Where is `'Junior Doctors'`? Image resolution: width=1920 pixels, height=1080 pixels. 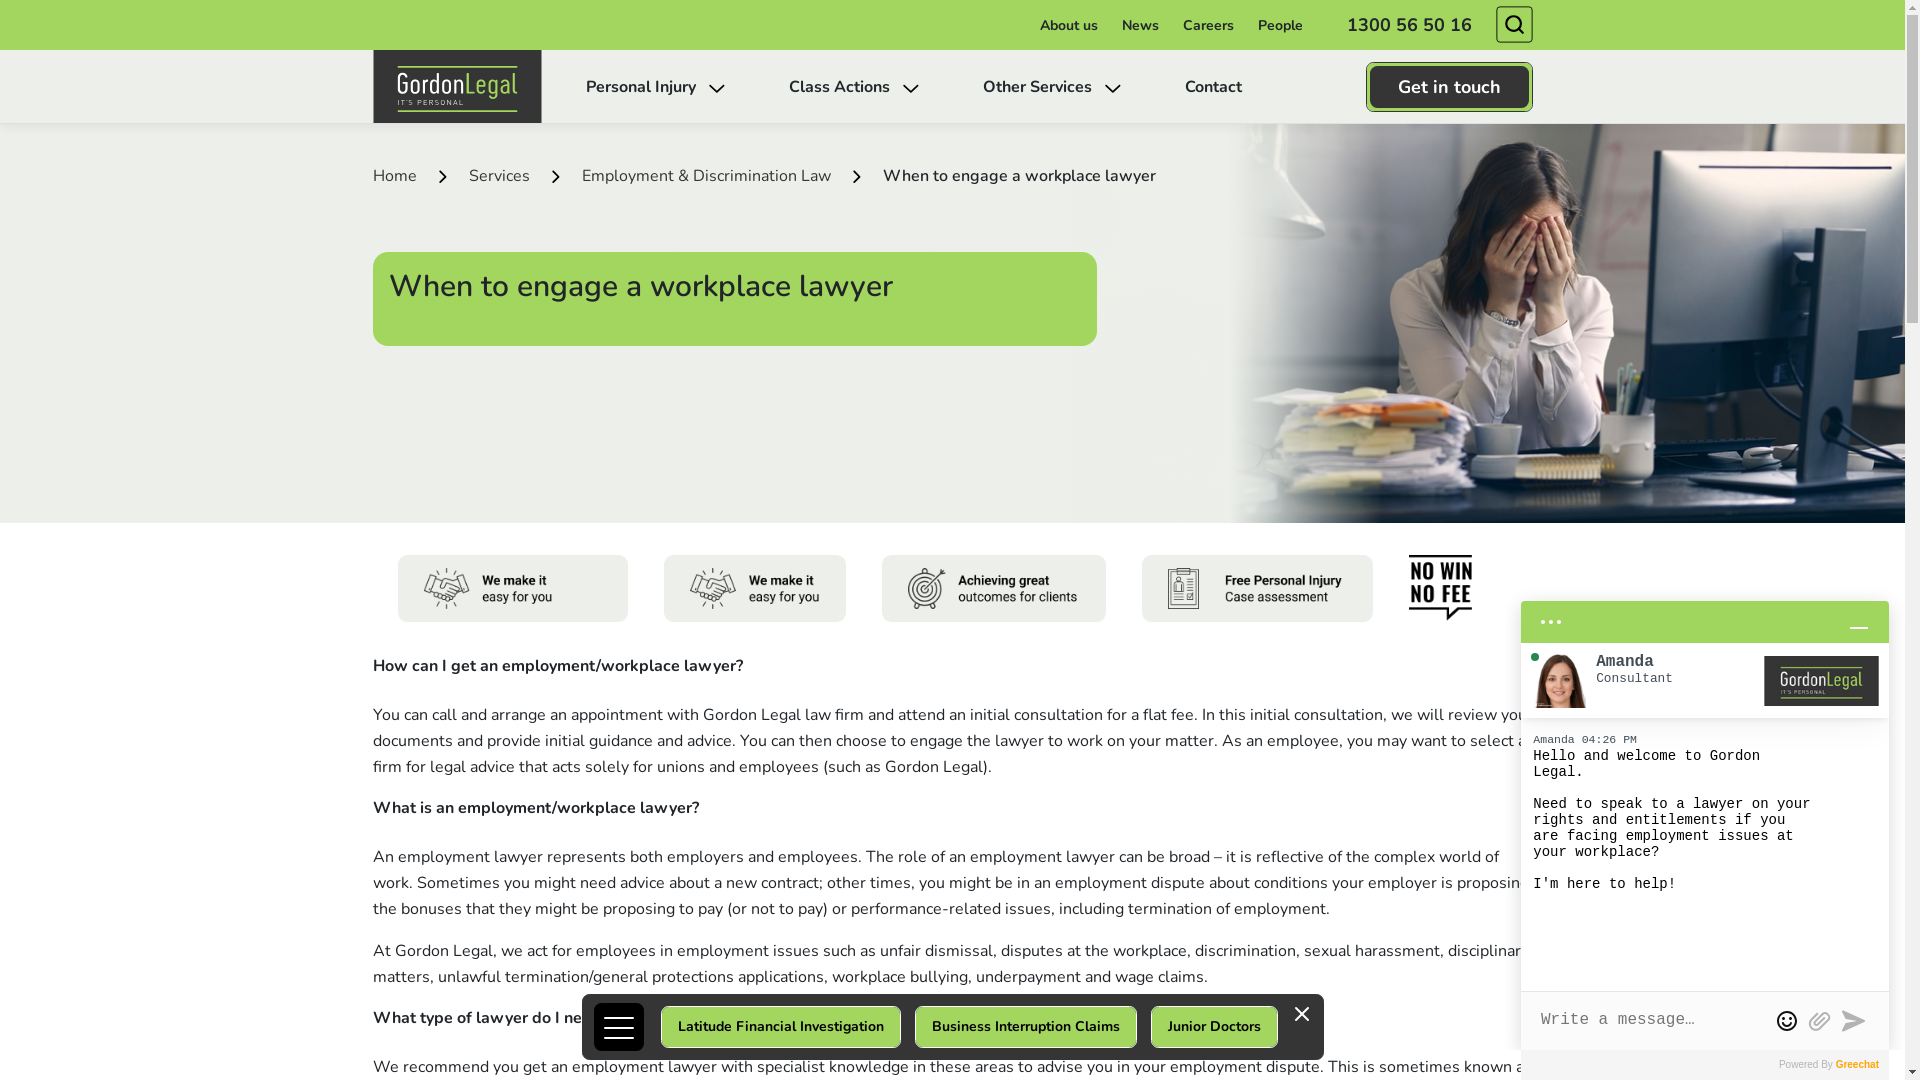
'Junior Doctors' is located at coordinates (1213, 1026).